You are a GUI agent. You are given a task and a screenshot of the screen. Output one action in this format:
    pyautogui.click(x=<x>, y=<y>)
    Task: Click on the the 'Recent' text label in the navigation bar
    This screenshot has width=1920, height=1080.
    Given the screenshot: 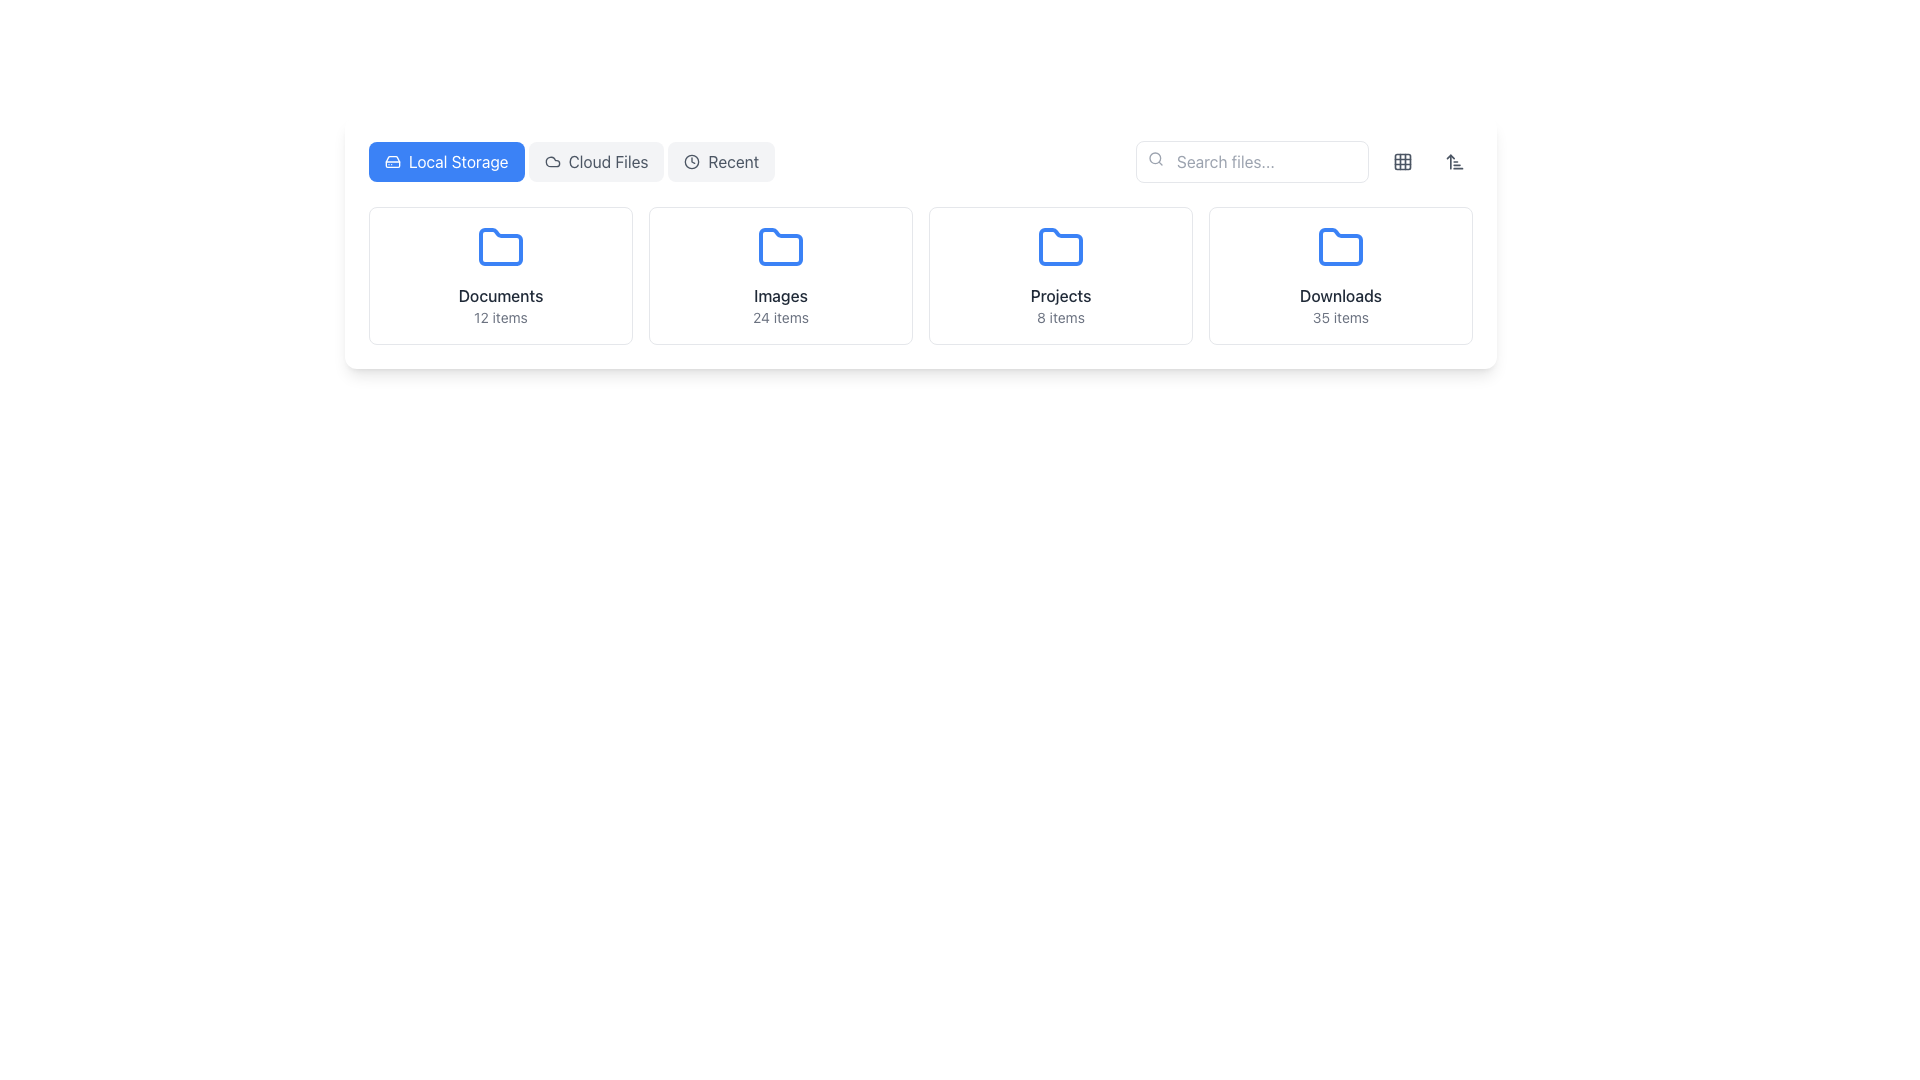 What is the action you would take?
    pyautogui.click(x=732, y=161)
    